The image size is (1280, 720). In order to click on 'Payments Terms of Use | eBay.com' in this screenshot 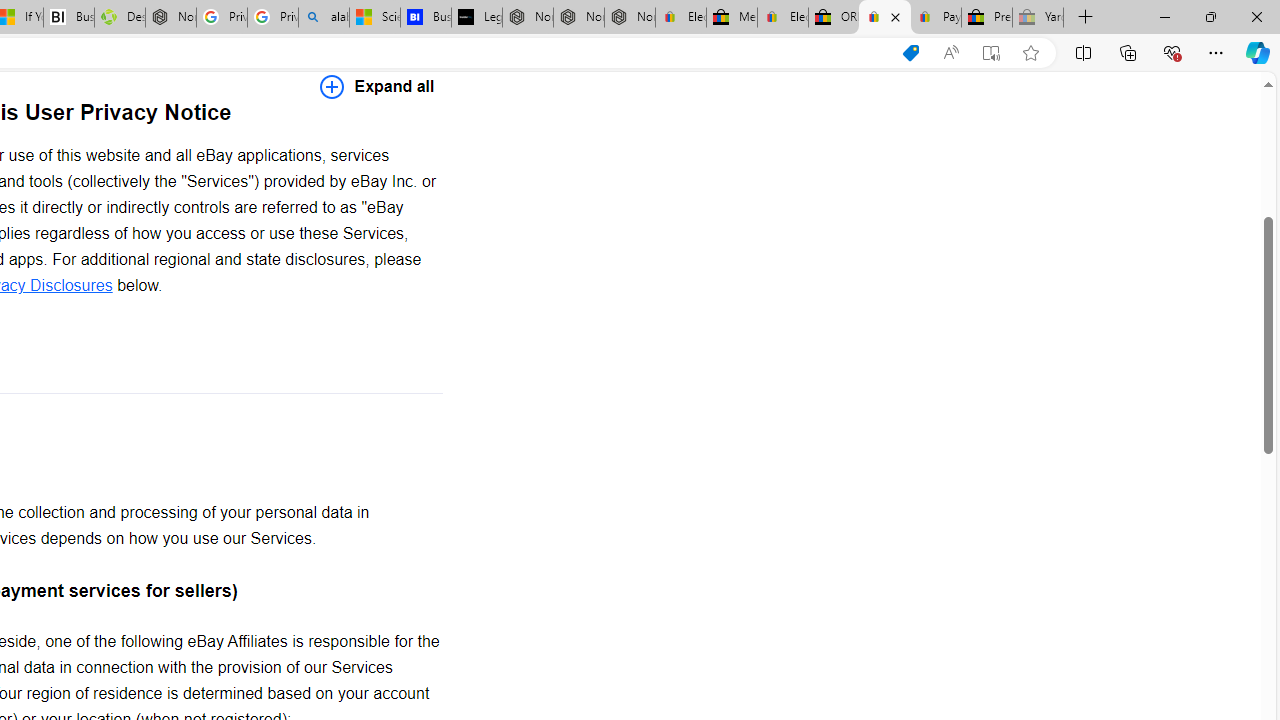, I will do `click(935, 17)`.